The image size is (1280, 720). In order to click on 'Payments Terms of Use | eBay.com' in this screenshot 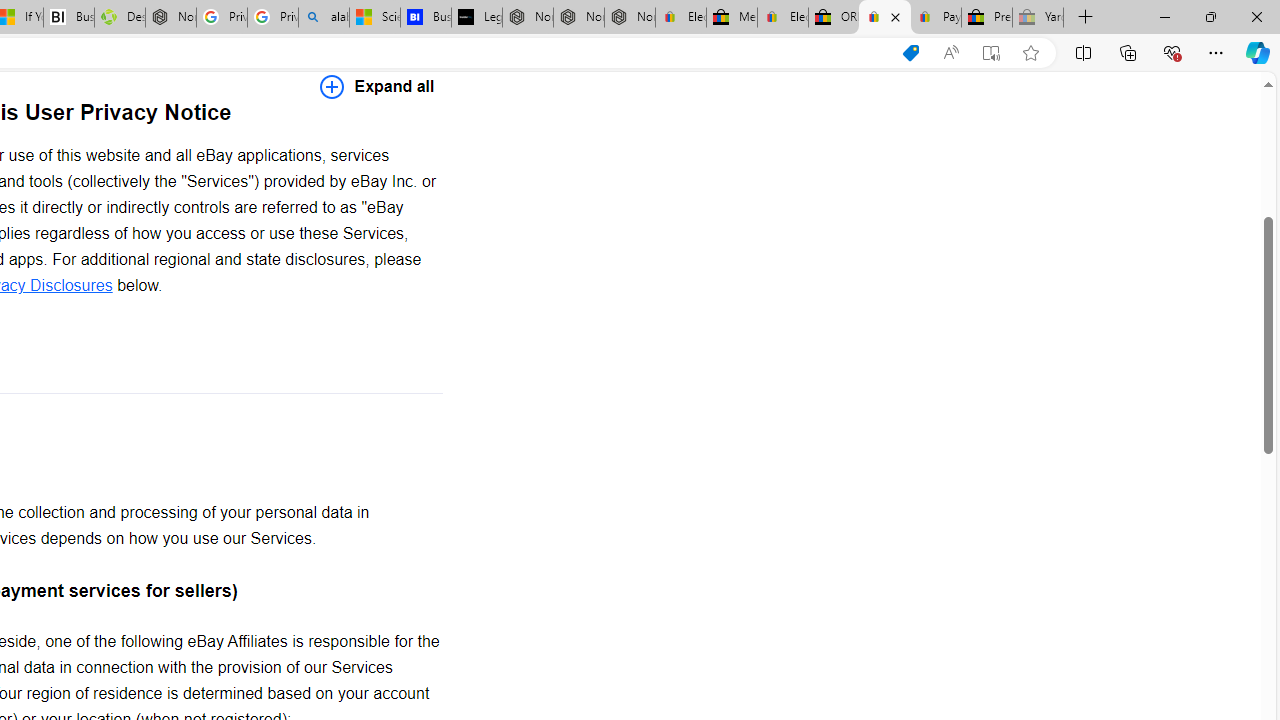, I will do `click(935, 17)`.